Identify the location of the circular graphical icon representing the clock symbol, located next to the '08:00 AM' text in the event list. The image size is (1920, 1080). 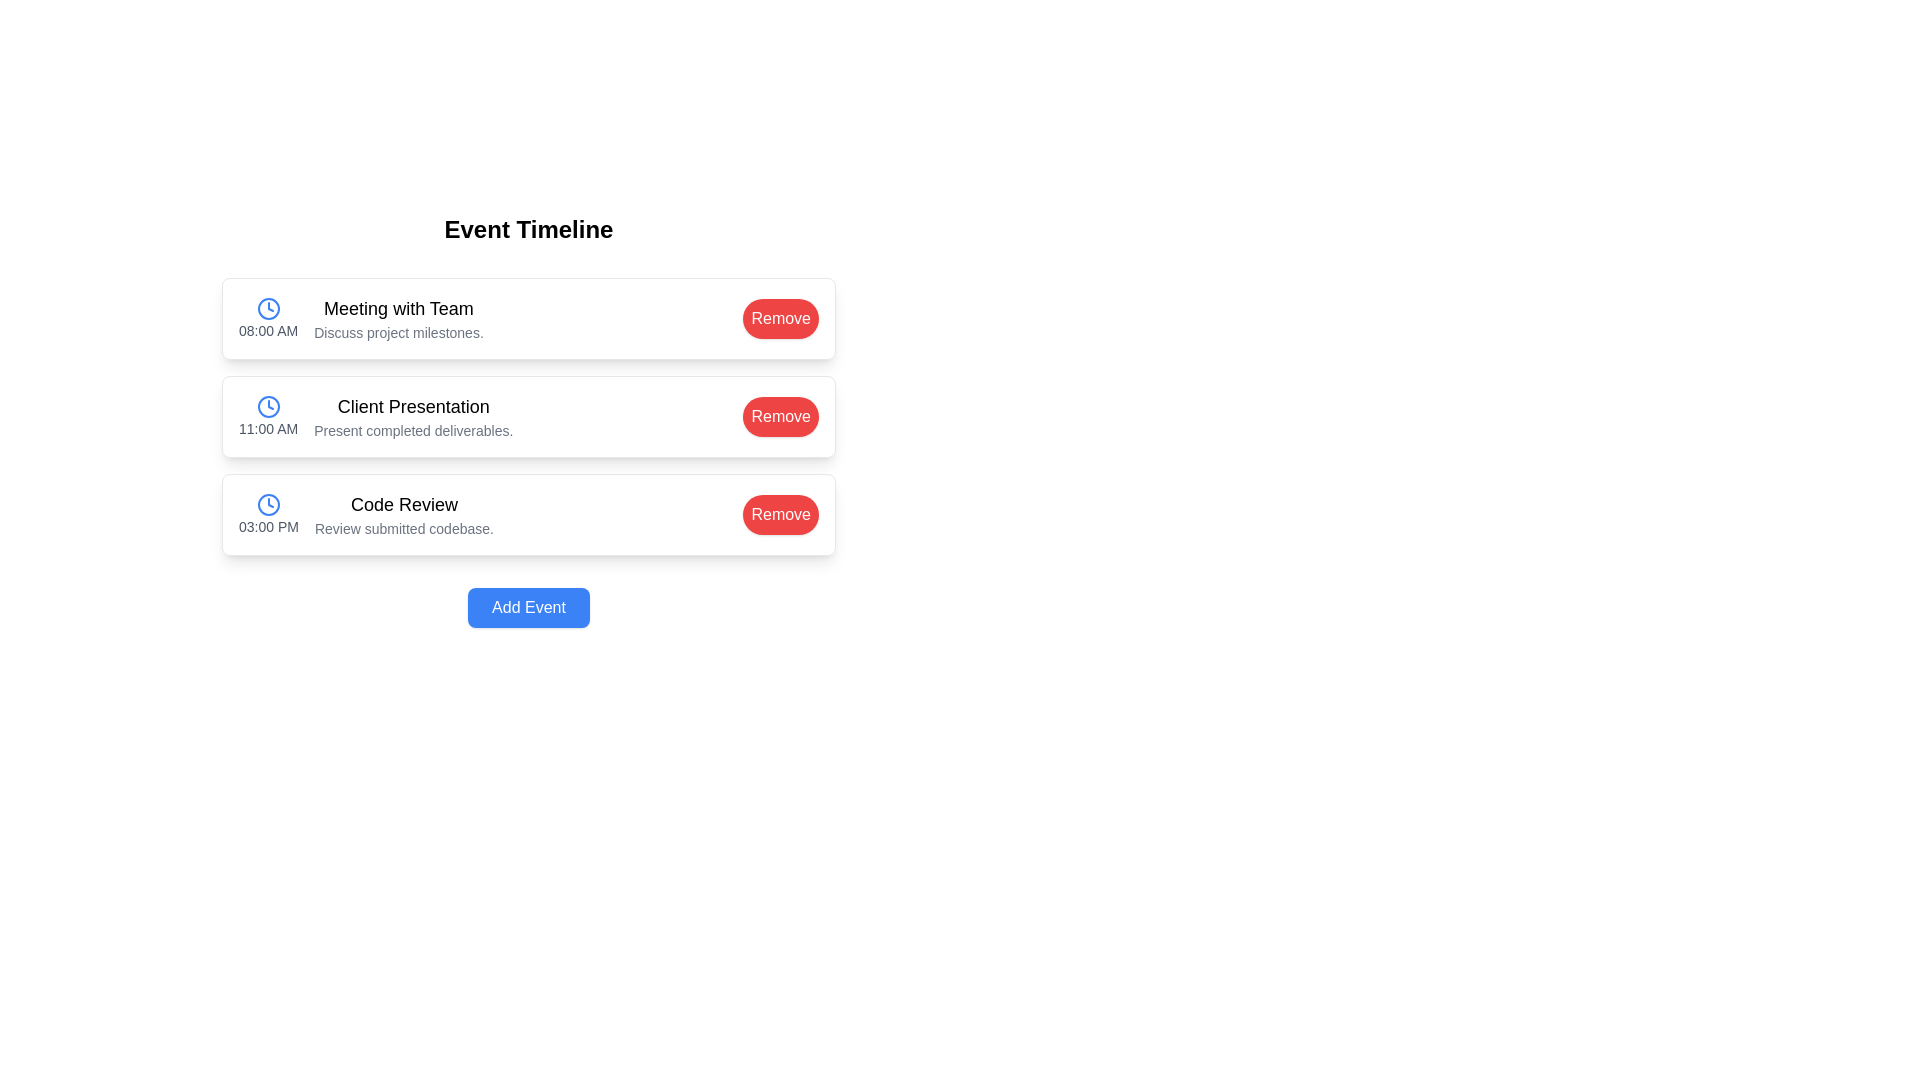
(267, 308).